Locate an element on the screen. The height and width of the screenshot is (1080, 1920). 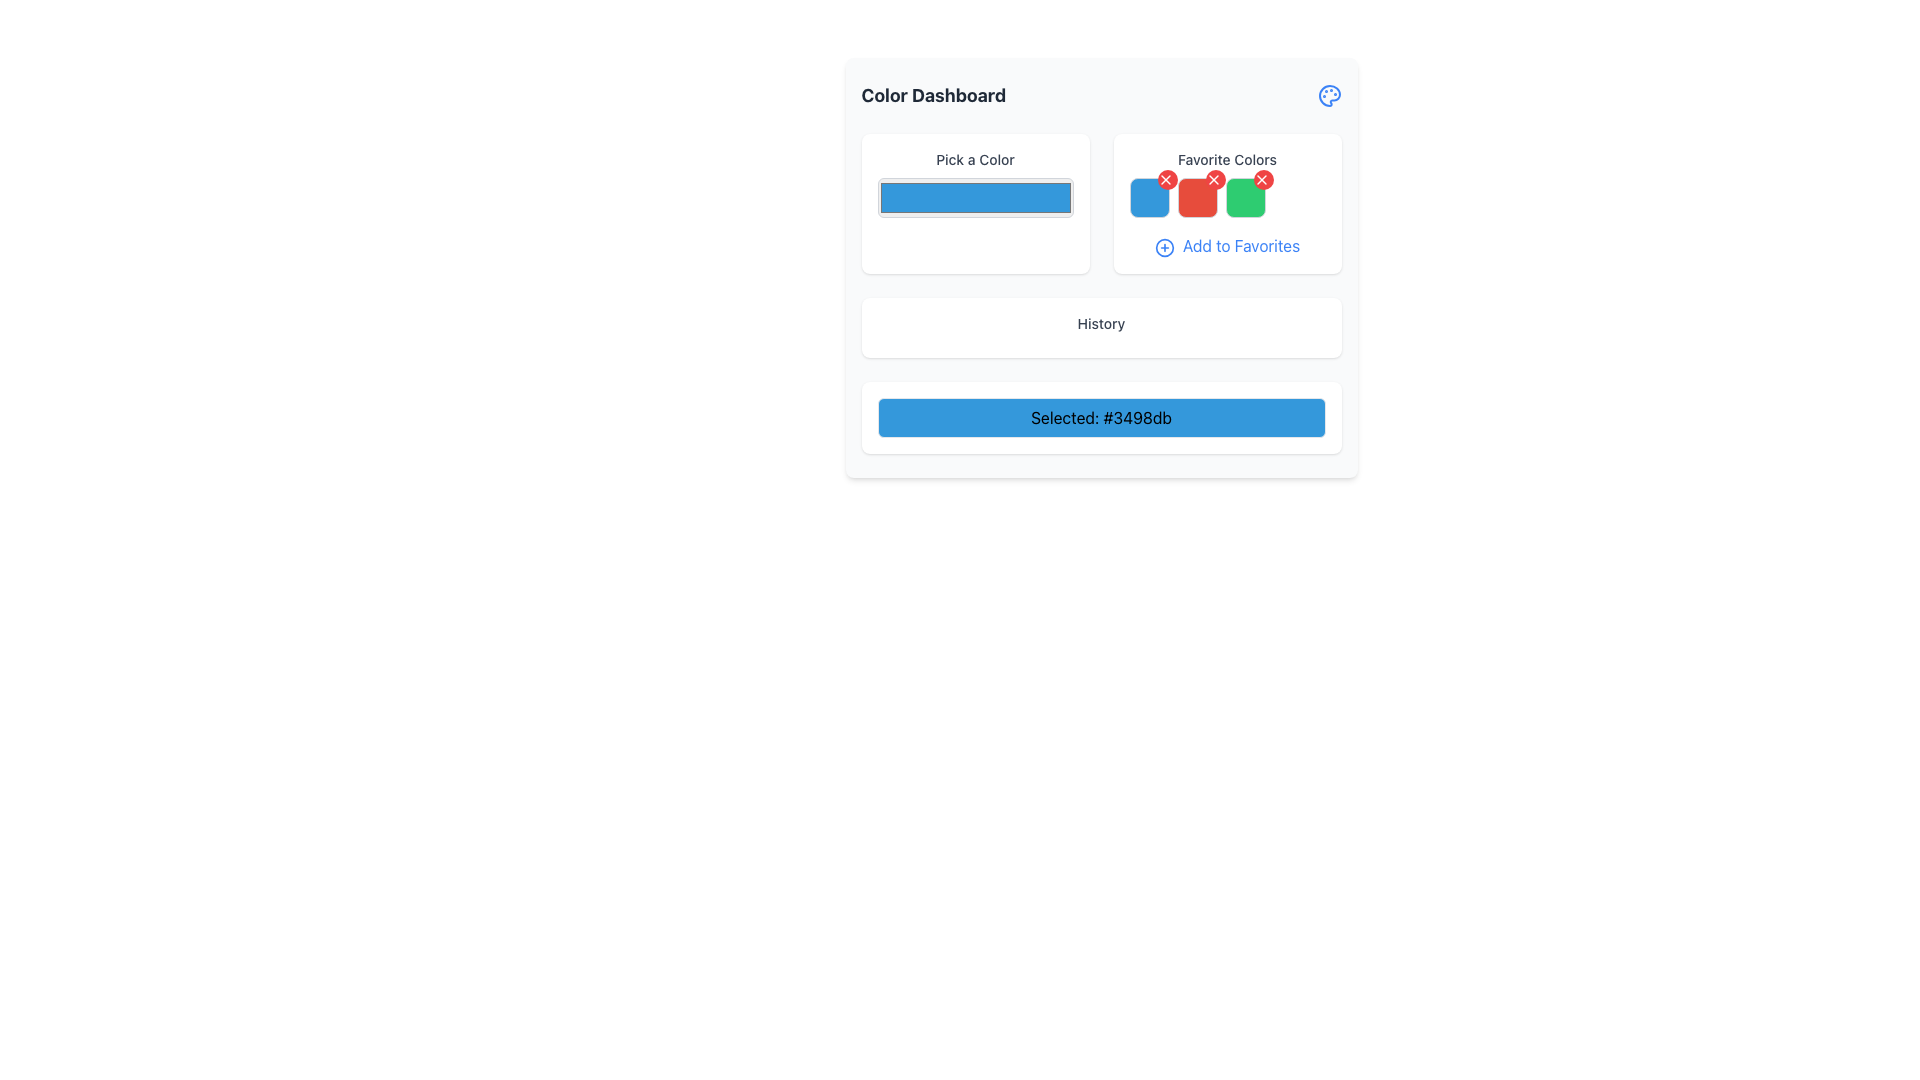
the blue color picker input within the card titled 'Pick a Color' to bring up the color selection interface is located at coordinates (975, 204).